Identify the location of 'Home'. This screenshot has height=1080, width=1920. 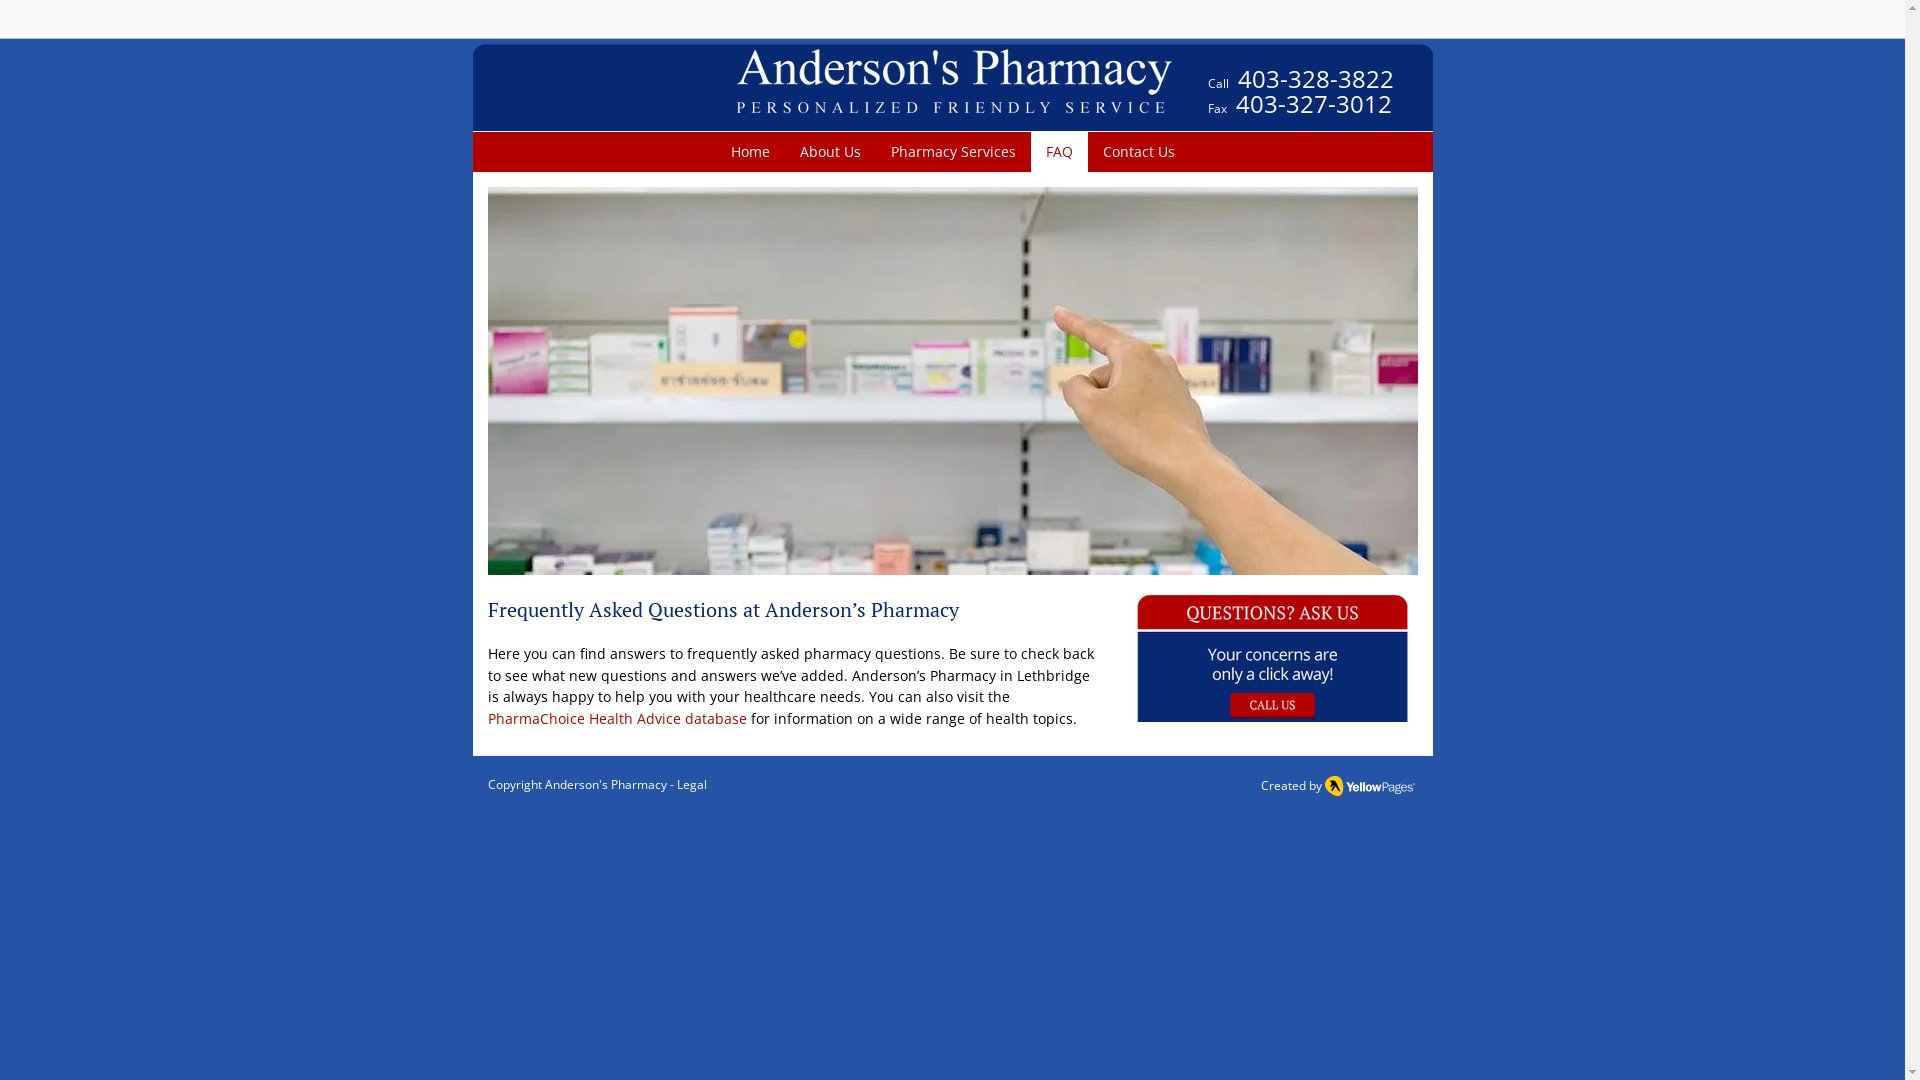
(749, 150).